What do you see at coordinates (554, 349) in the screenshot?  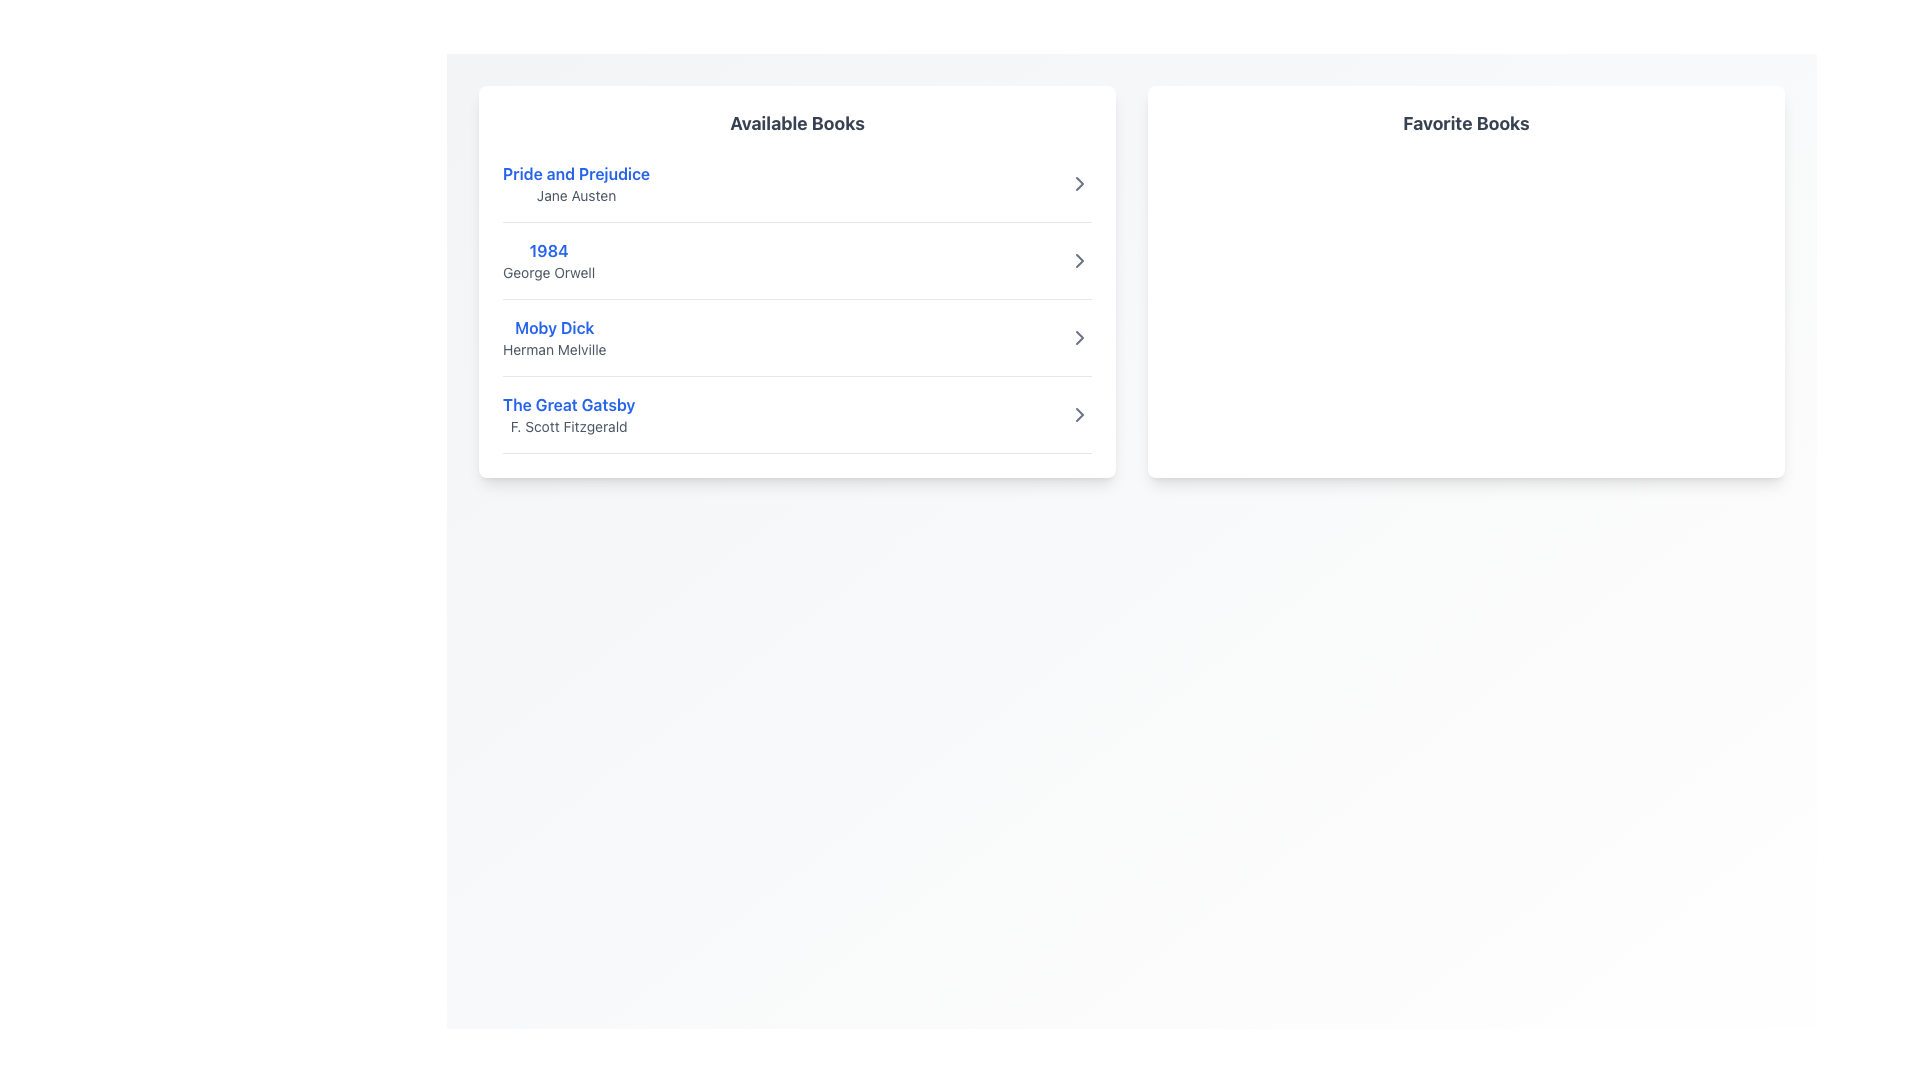 I see `the Text Label that identifies the author of the book listed beneath 'Moby Dick' in the left panel titled 'Available Books'` at bounding box center [554, 349].